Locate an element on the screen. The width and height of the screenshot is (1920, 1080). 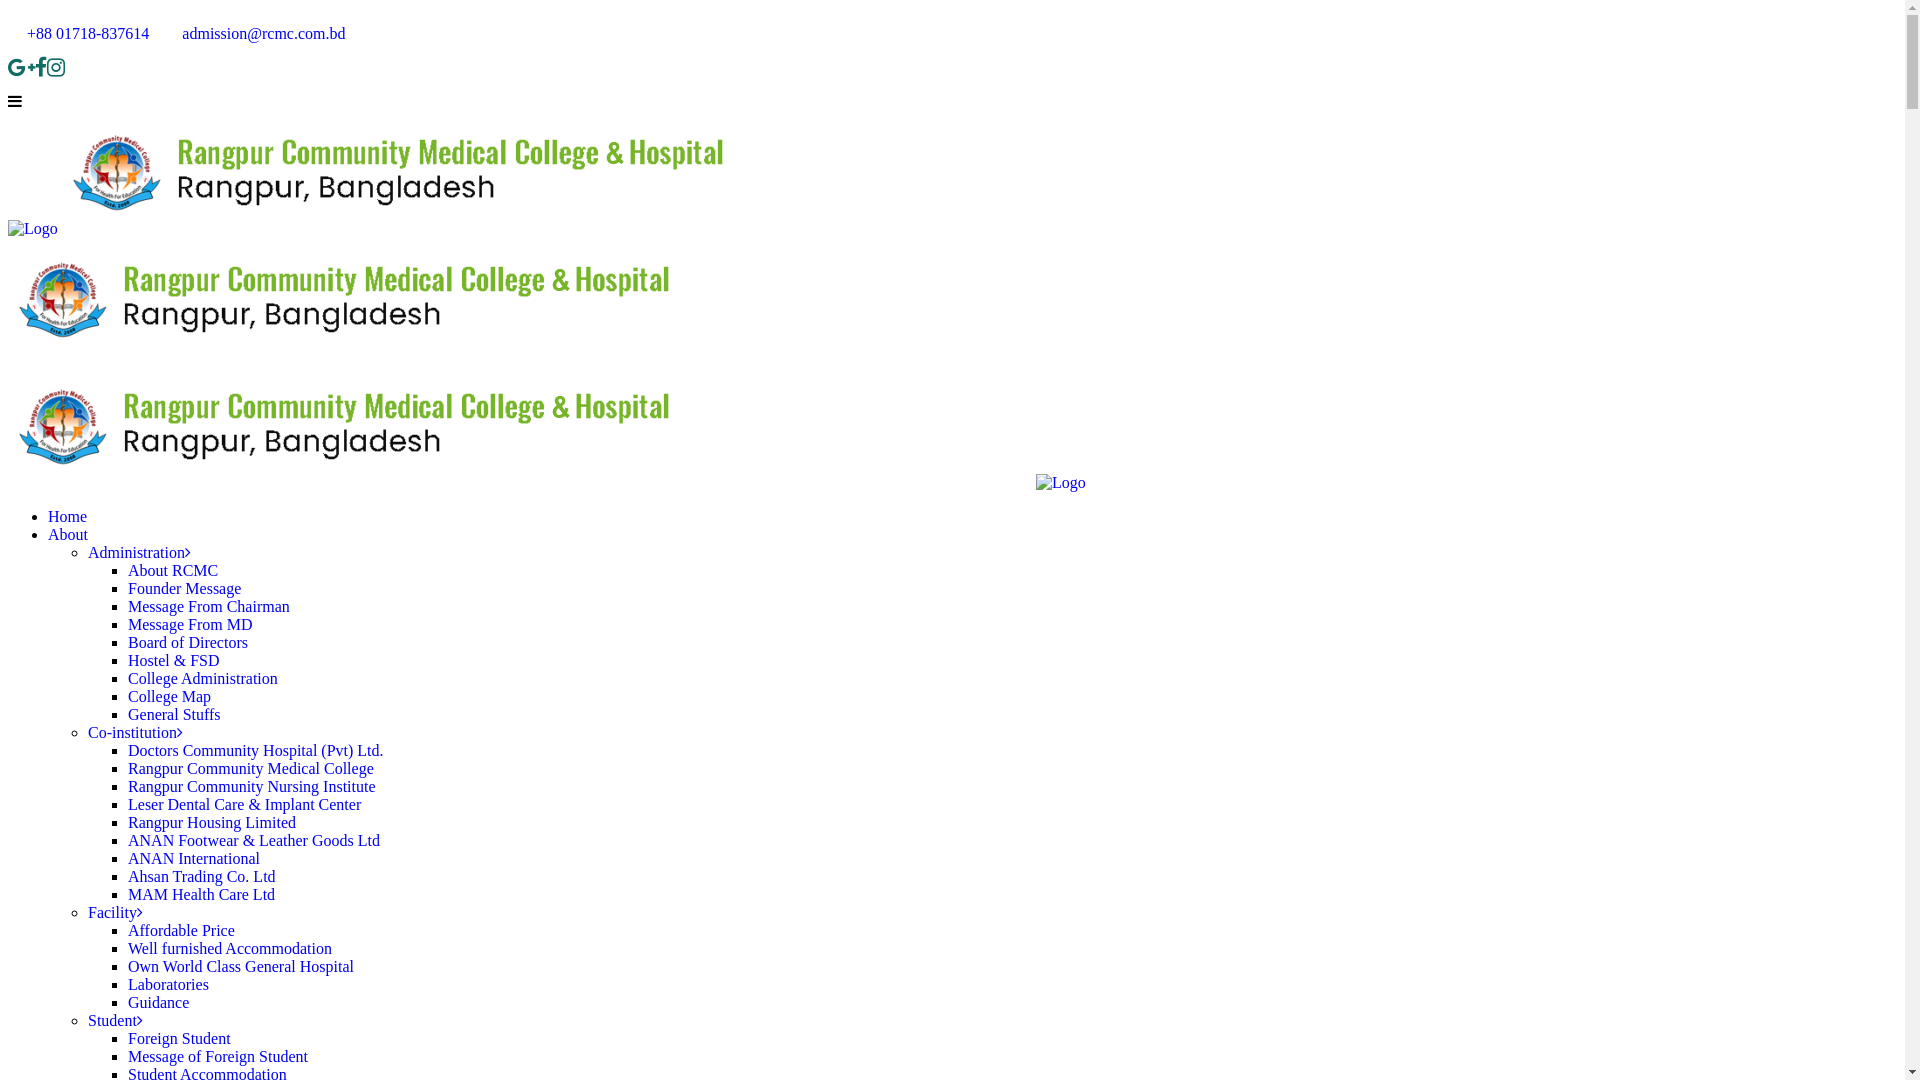
'College Map' is located at coordinates (127, 695).